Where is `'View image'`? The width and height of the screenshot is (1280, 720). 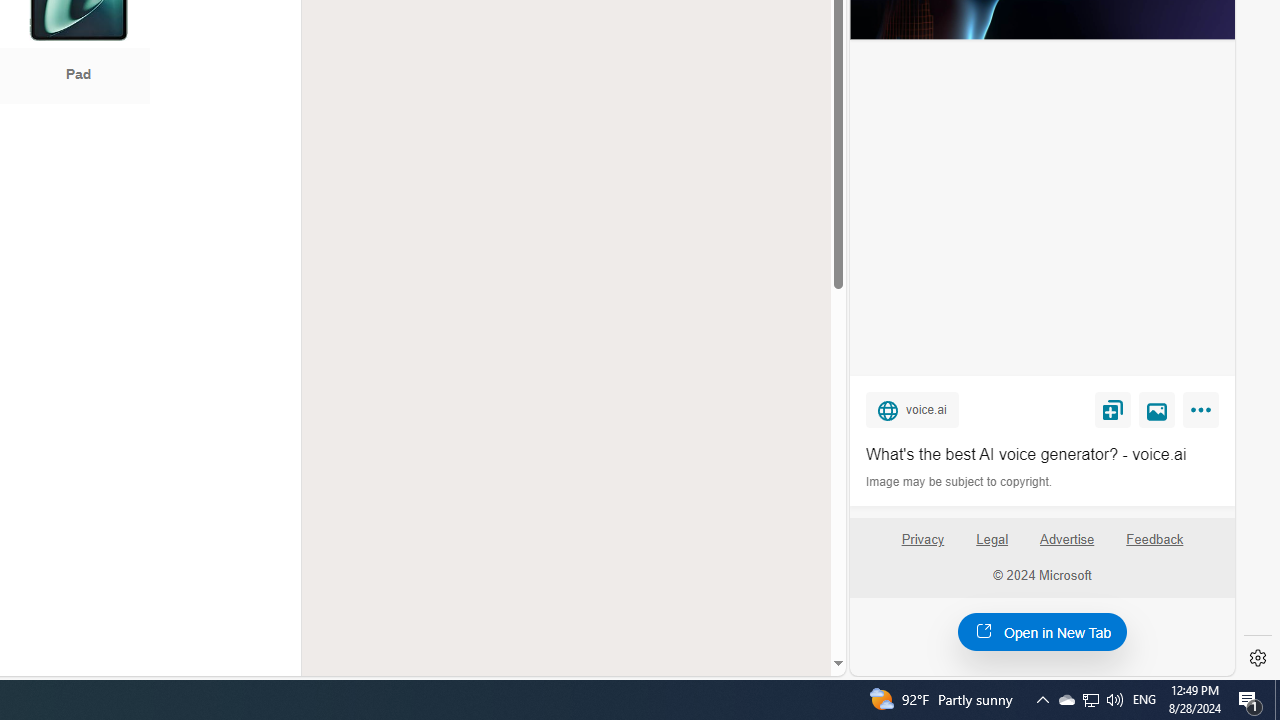
'View image' is located at coordinates (1157, 408).